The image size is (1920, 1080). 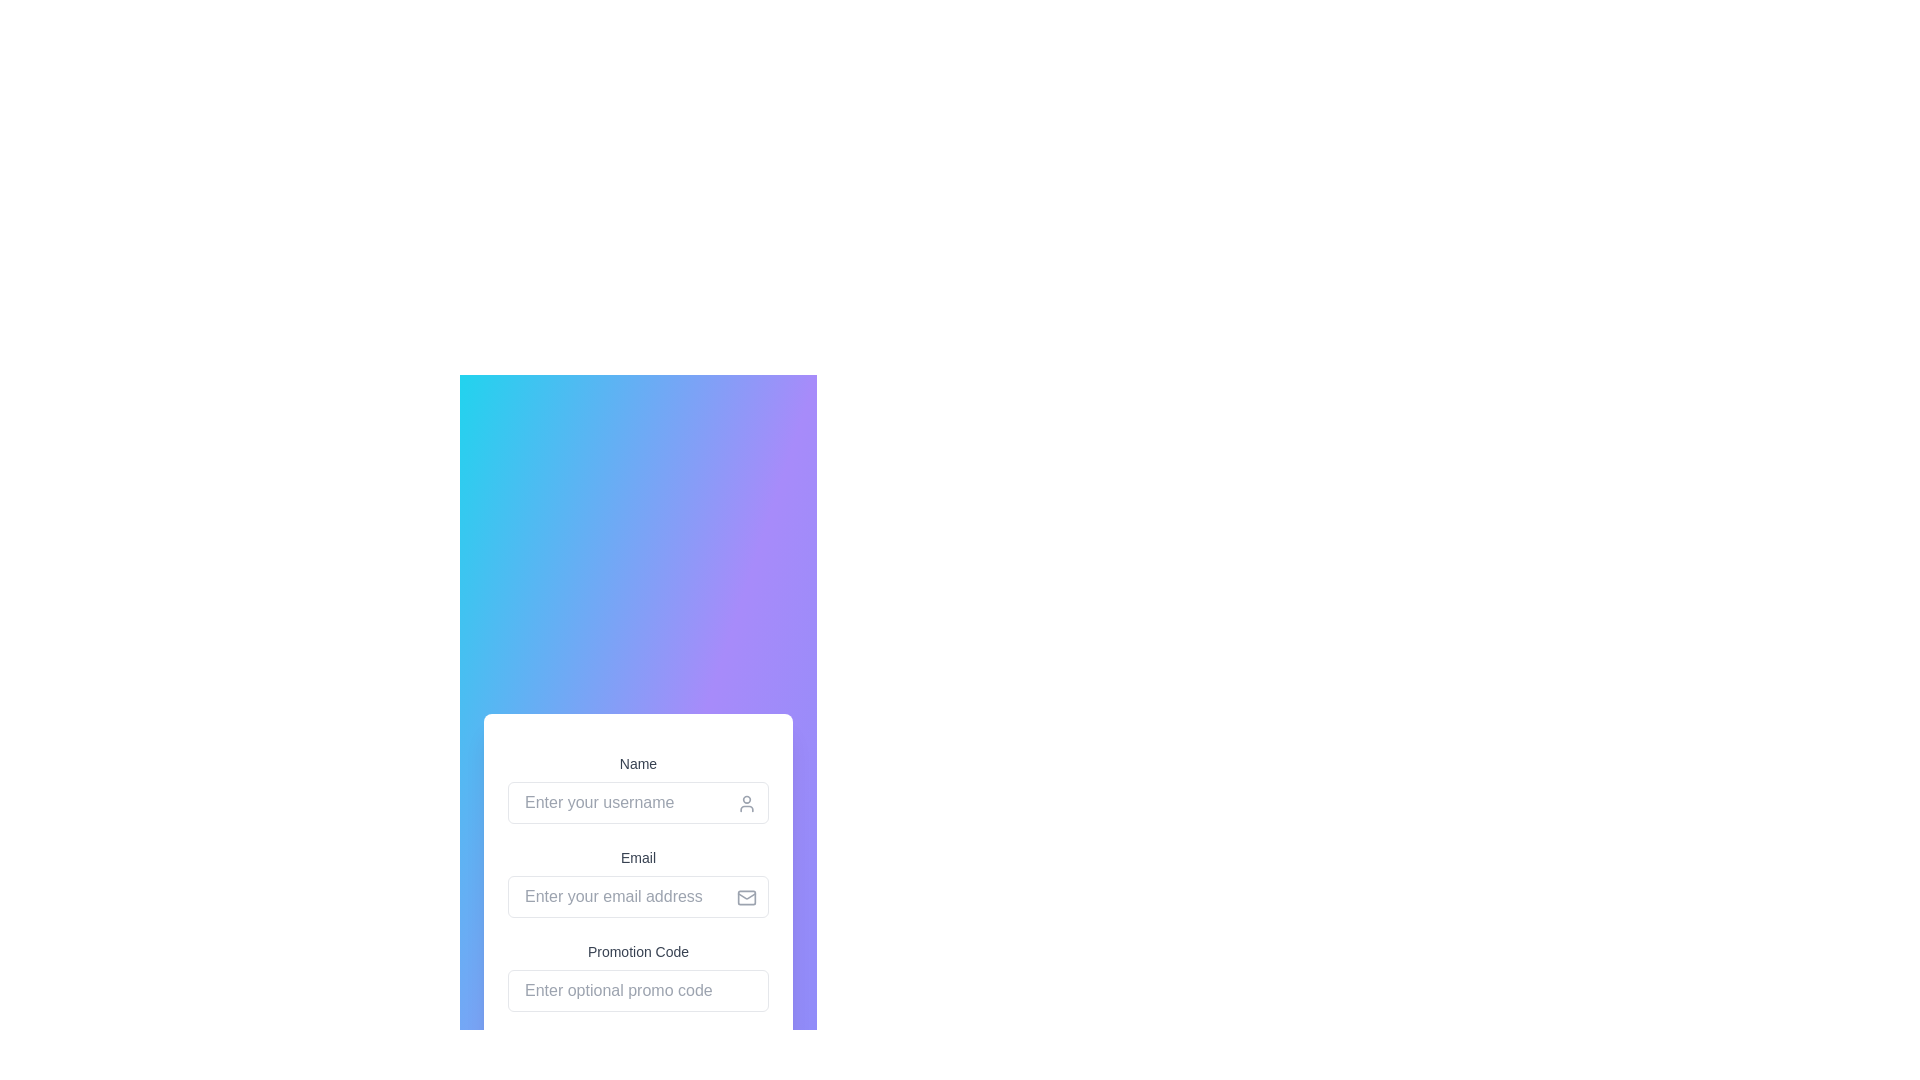 I want to click on the email input field located in the center of the form, below the 'Email' title and above the 'Promotion Code' input field, to focus on it, so click(x=637, y=896).